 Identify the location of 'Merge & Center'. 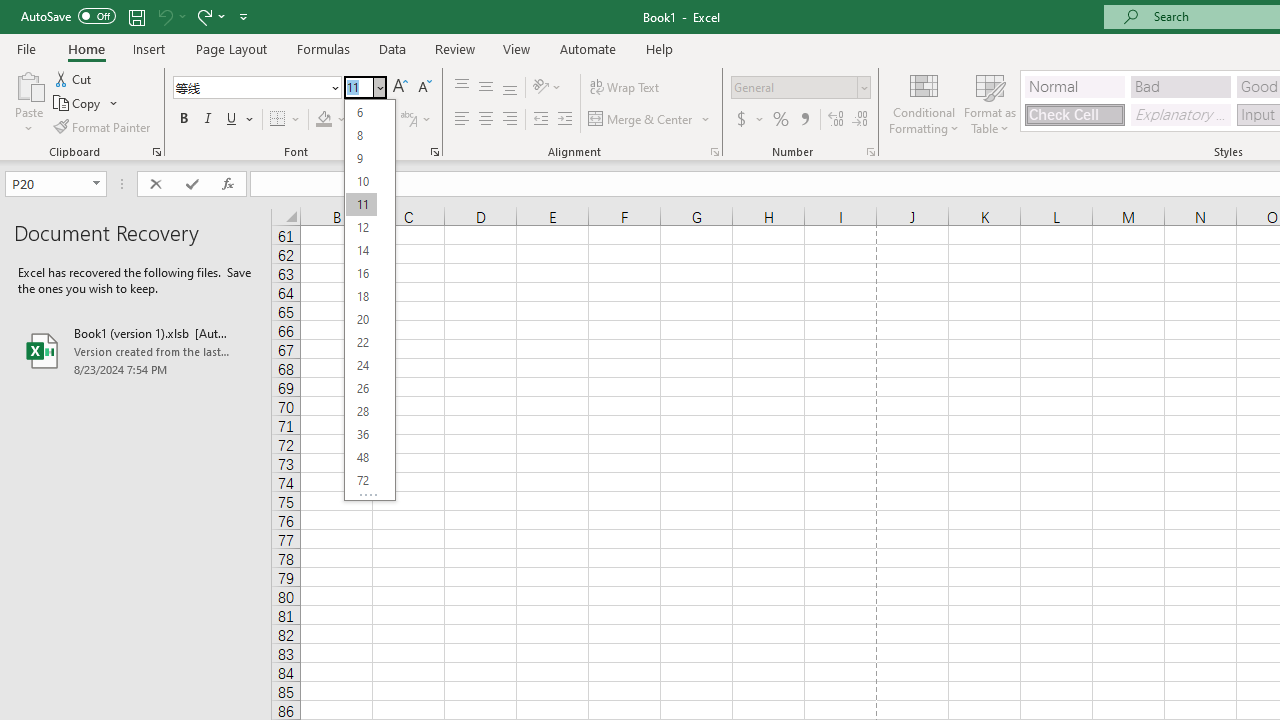
(650, 119).